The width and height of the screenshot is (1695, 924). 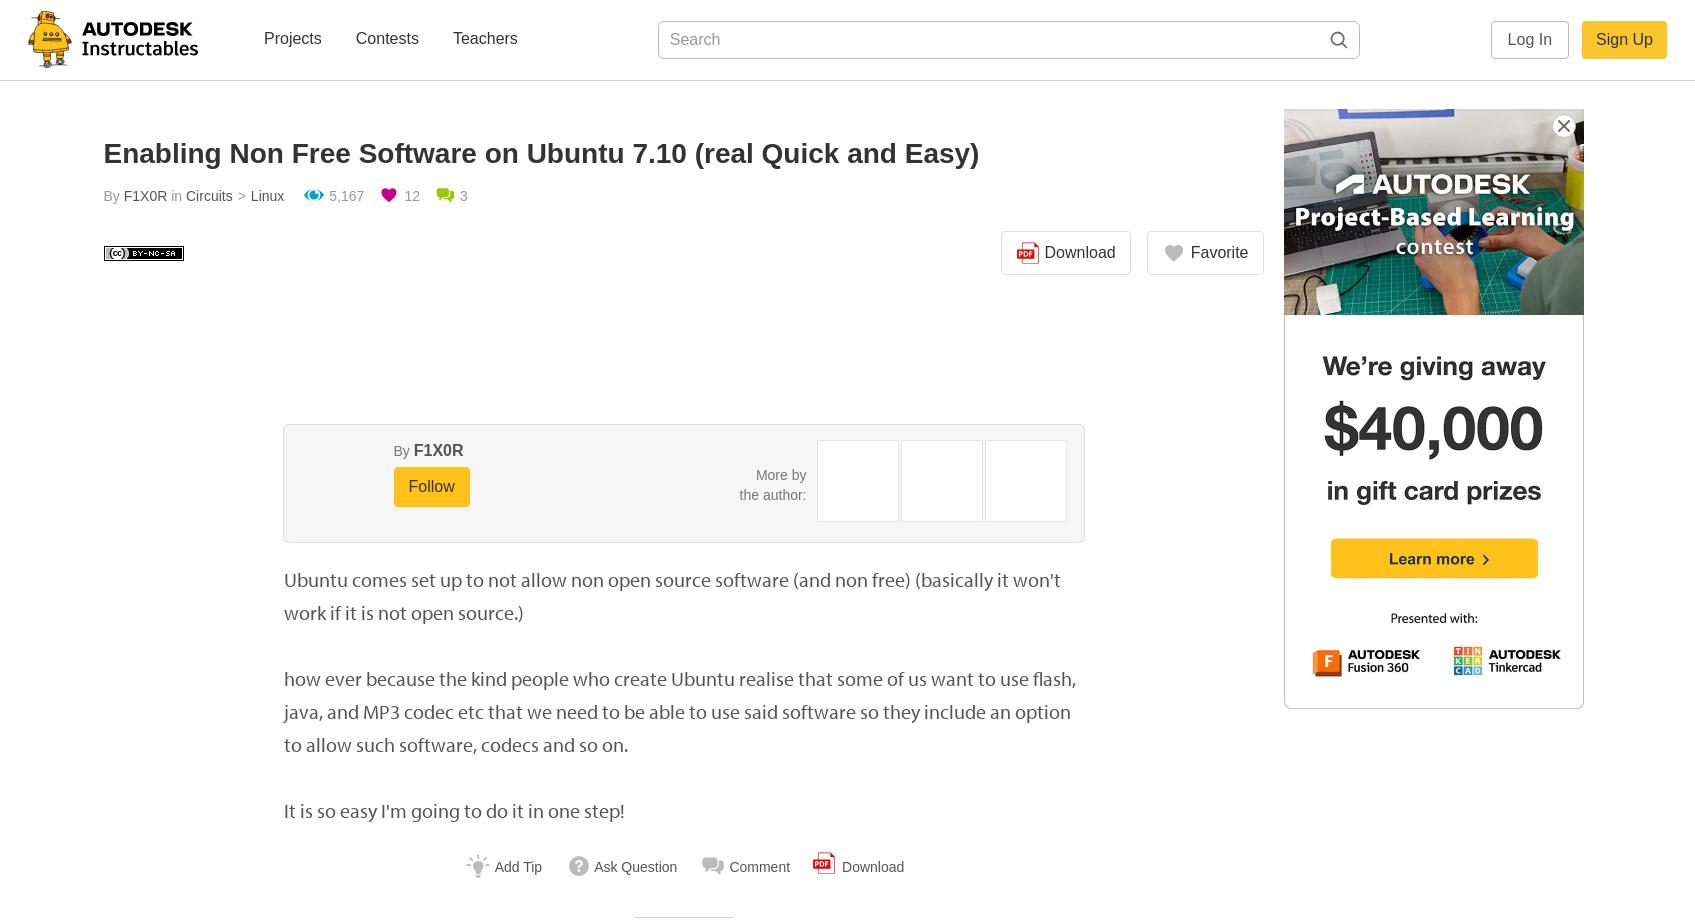 What do you see at coordinates (679, 711) in the screenshot?
I see `'how ever because the kind people who create Ubuntu realise that some of us want to use flash, java, and MP3 codec etc that we need to be able to use said  software so they include an option to allow such software, codecs and so on.'` at bounding box center [679, 711].